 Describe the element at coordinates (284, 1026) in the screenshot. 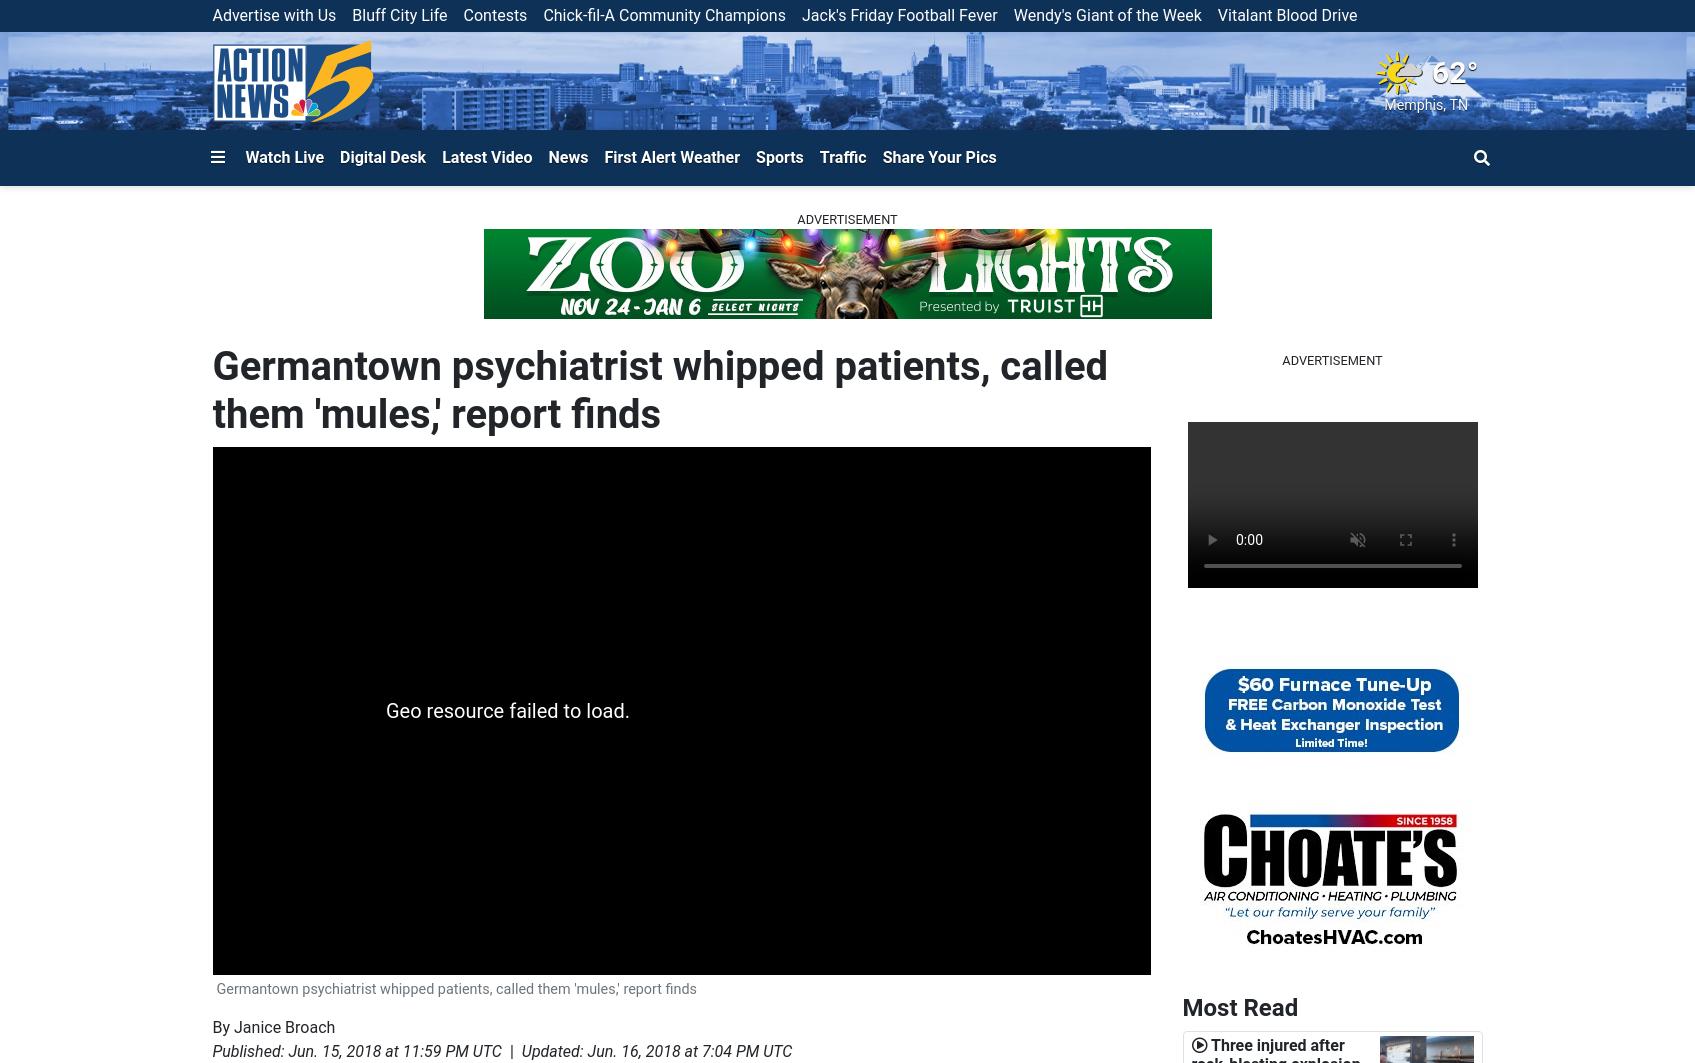

I see `'Janice Broach'` at that location.